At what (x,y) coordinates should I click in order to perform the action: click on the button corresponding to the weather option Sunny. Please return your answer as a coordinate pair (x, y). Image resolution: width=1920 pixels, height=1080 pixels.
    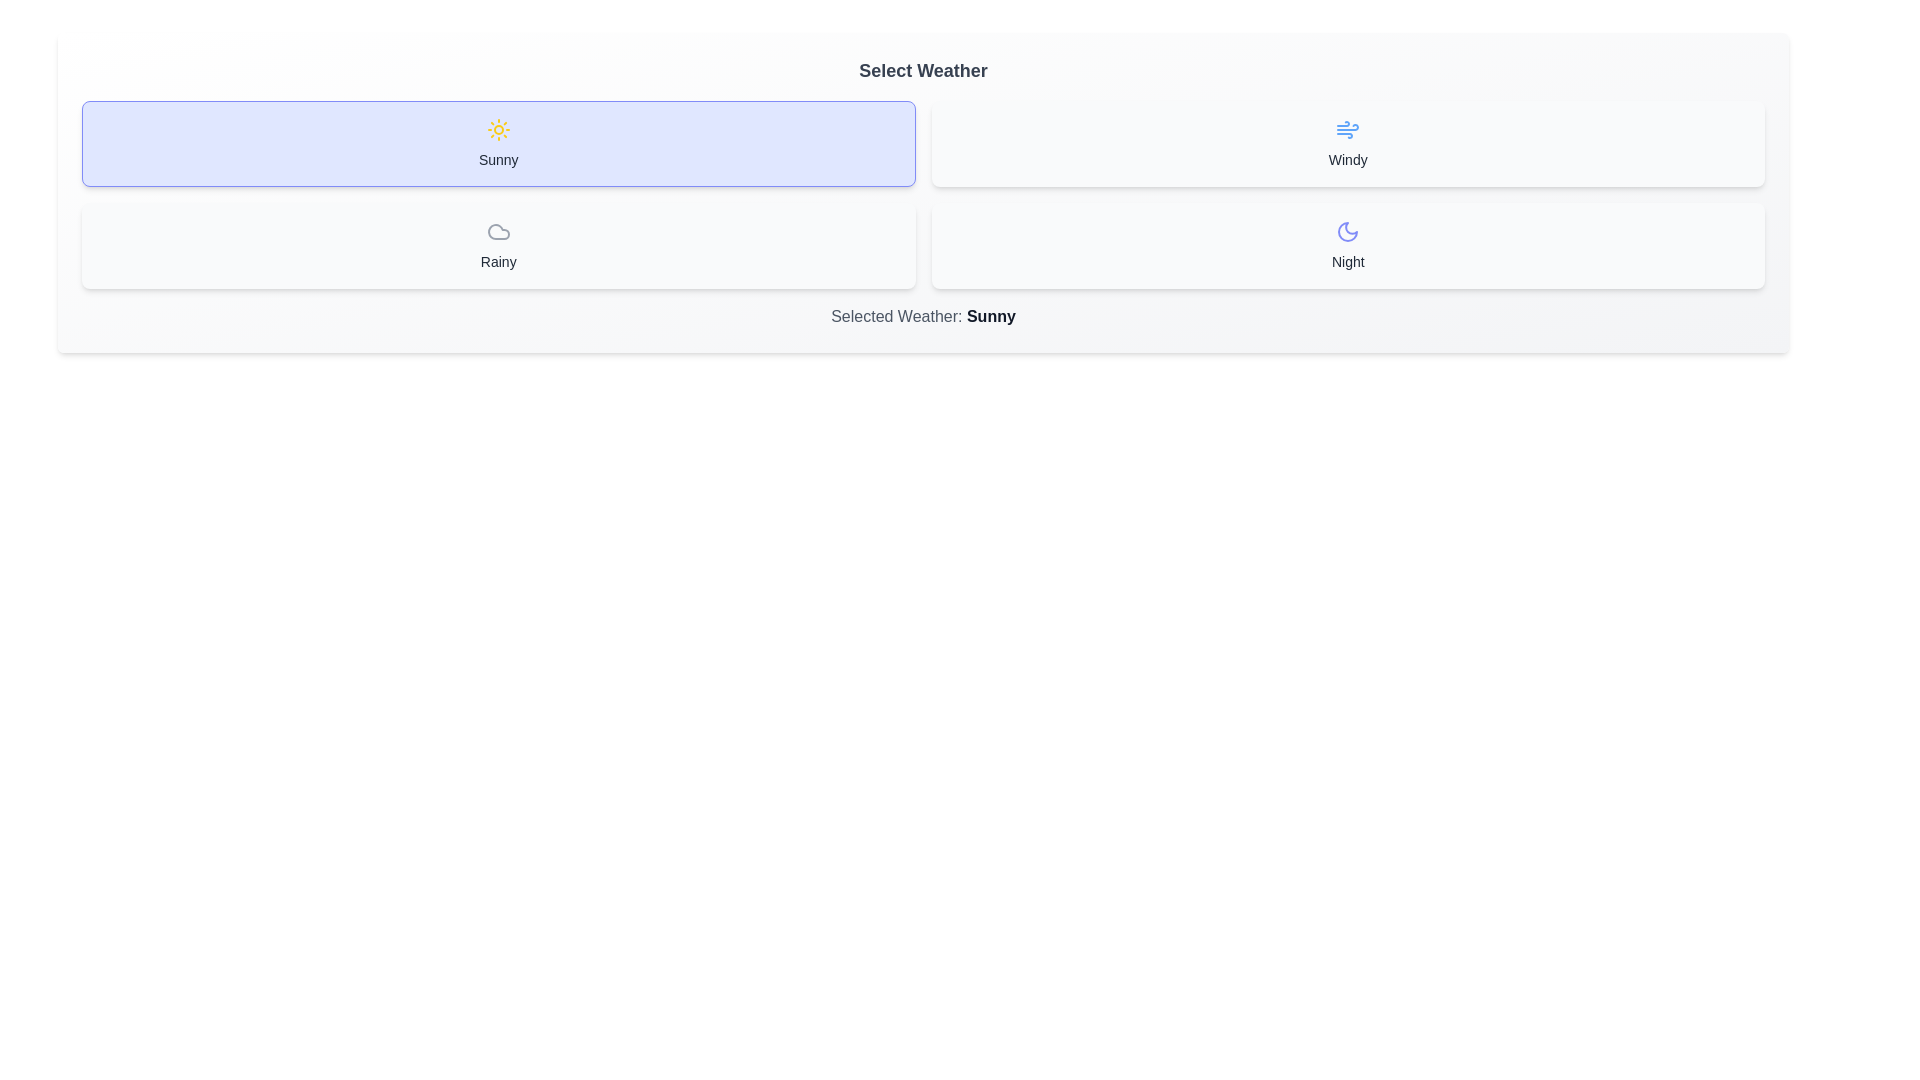
    Looking at the image, I should click on (498, 142).